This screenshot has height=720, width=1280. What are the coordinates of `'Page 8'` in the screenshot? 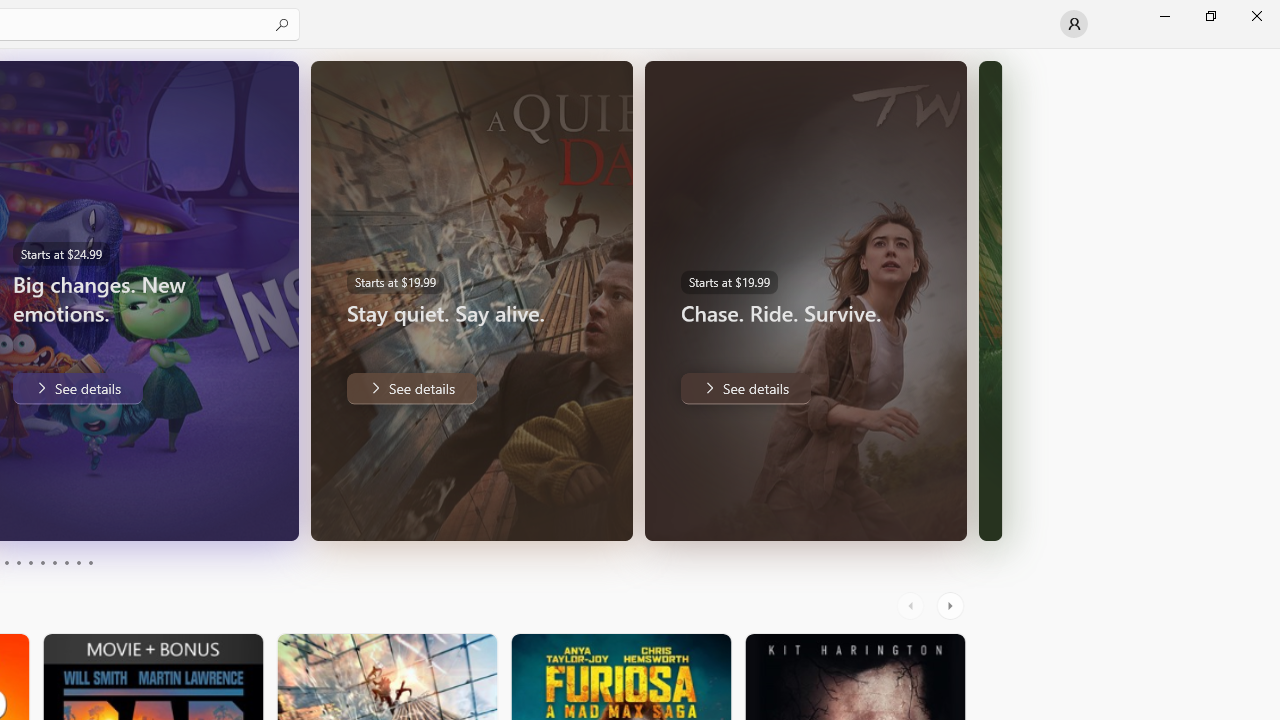 It's located at (65, 563).